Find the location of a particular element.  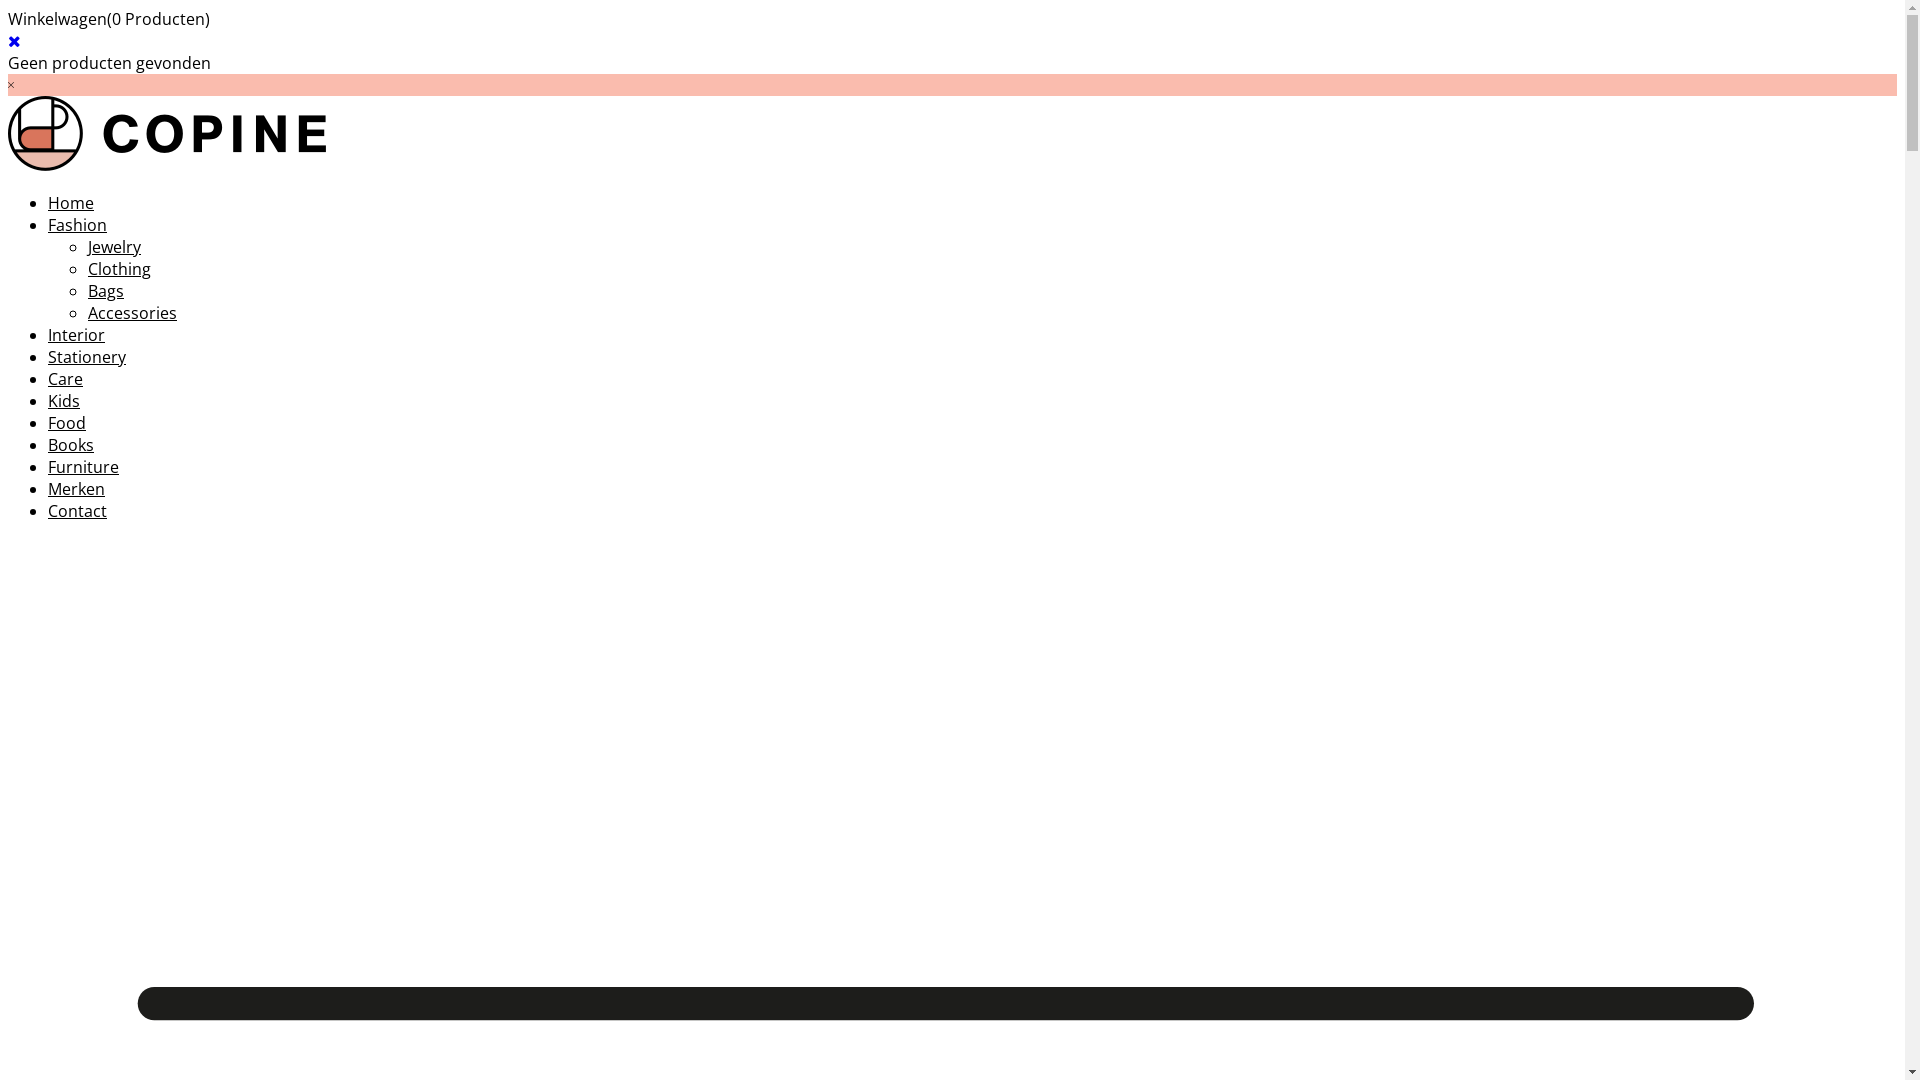

'Stationery' is located at coordinates (85, 356).